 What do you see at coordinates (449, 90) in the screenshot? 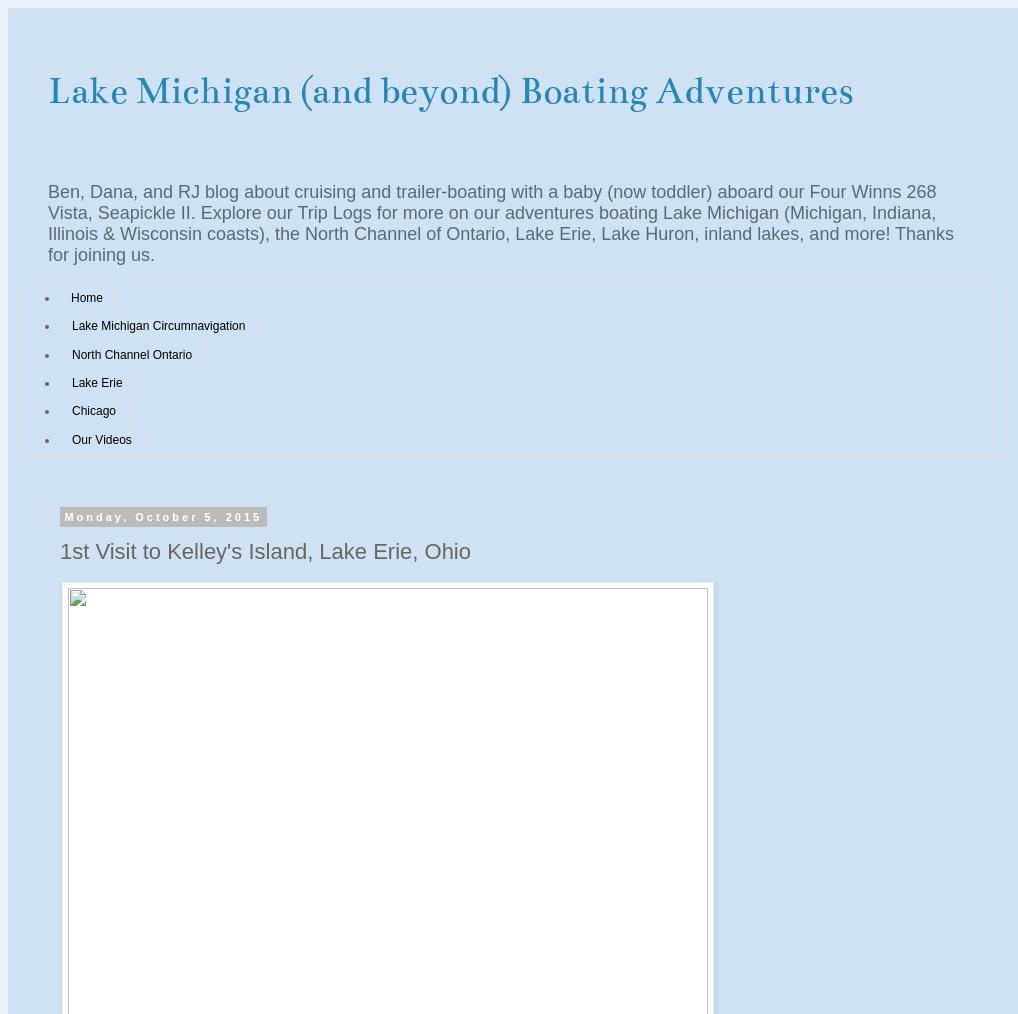
I see `'Lake Michigan (and beyond) Boating Adventures'` at bounding box center [449, 90].